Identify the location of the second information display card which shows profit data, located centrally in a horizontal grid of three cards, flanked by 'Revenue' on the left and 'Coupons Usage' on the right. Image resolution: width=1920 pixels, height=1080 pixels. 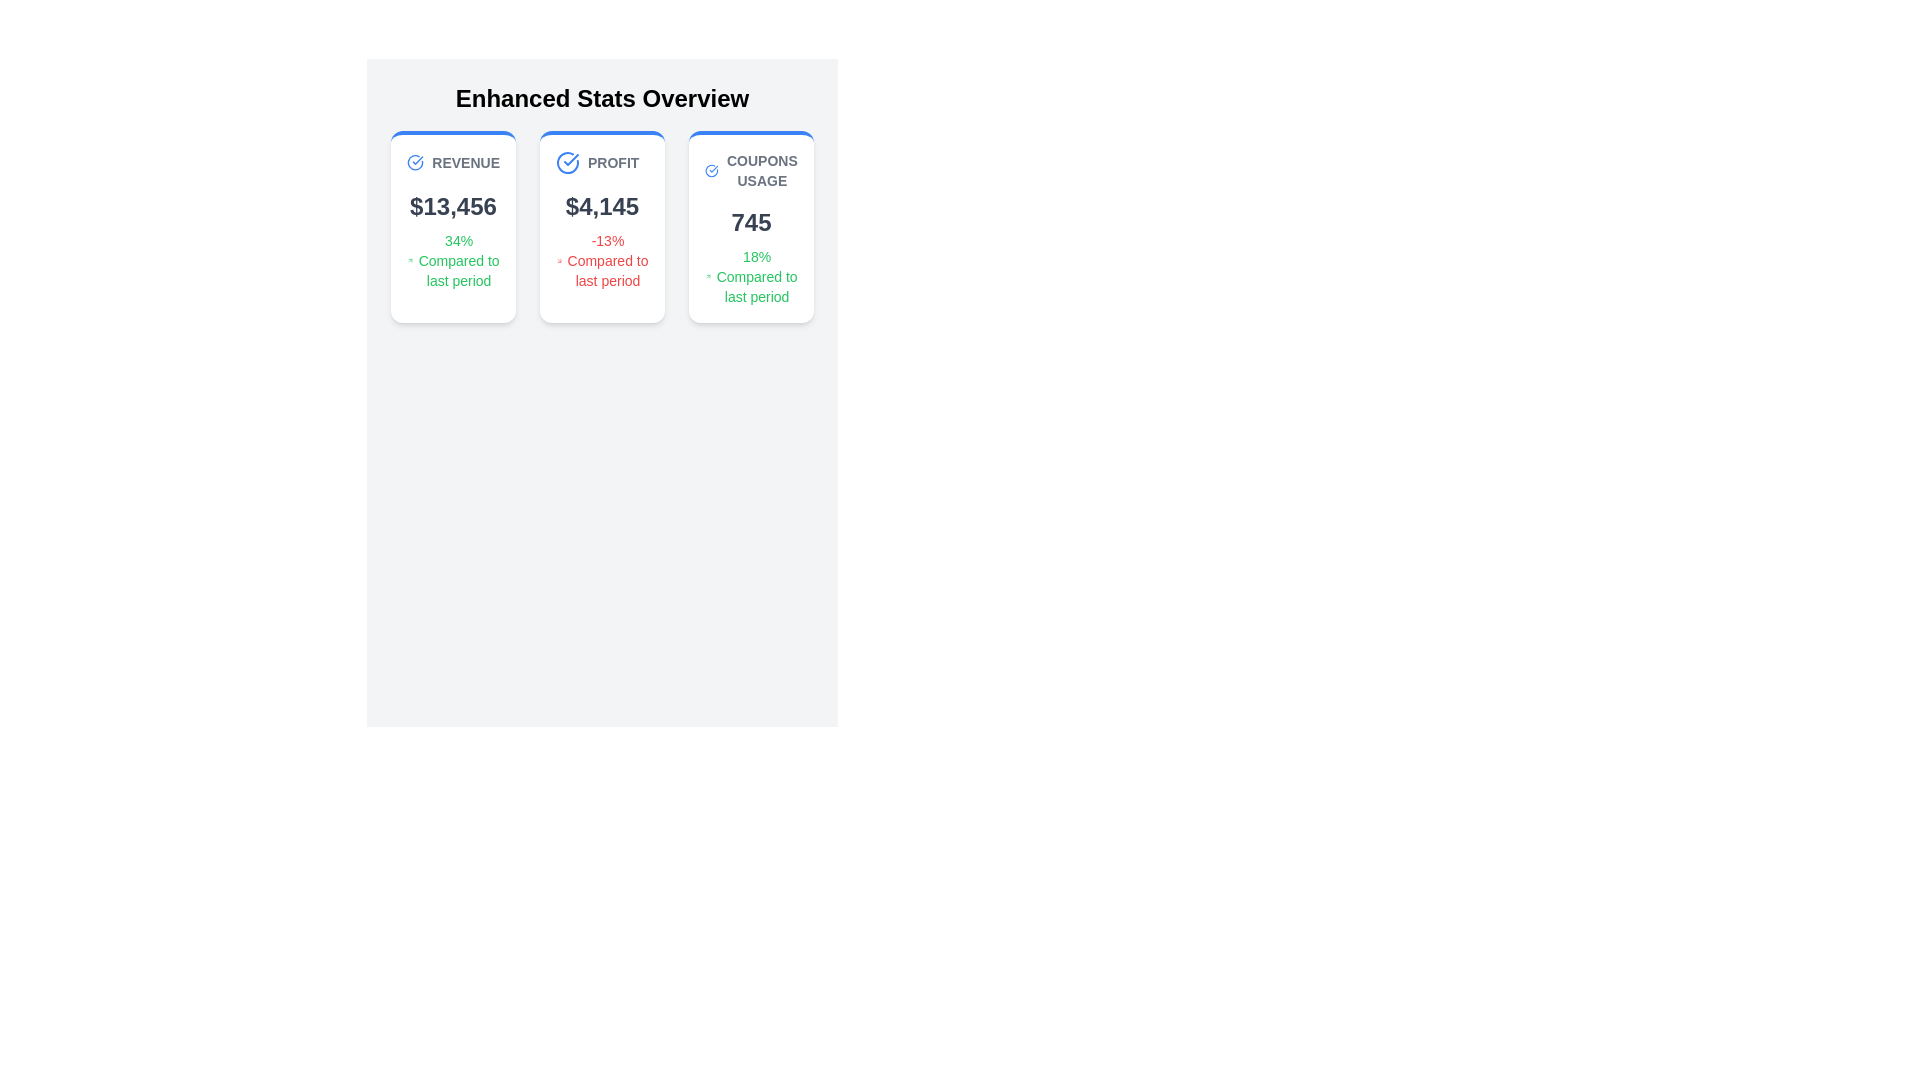
(601, 226).